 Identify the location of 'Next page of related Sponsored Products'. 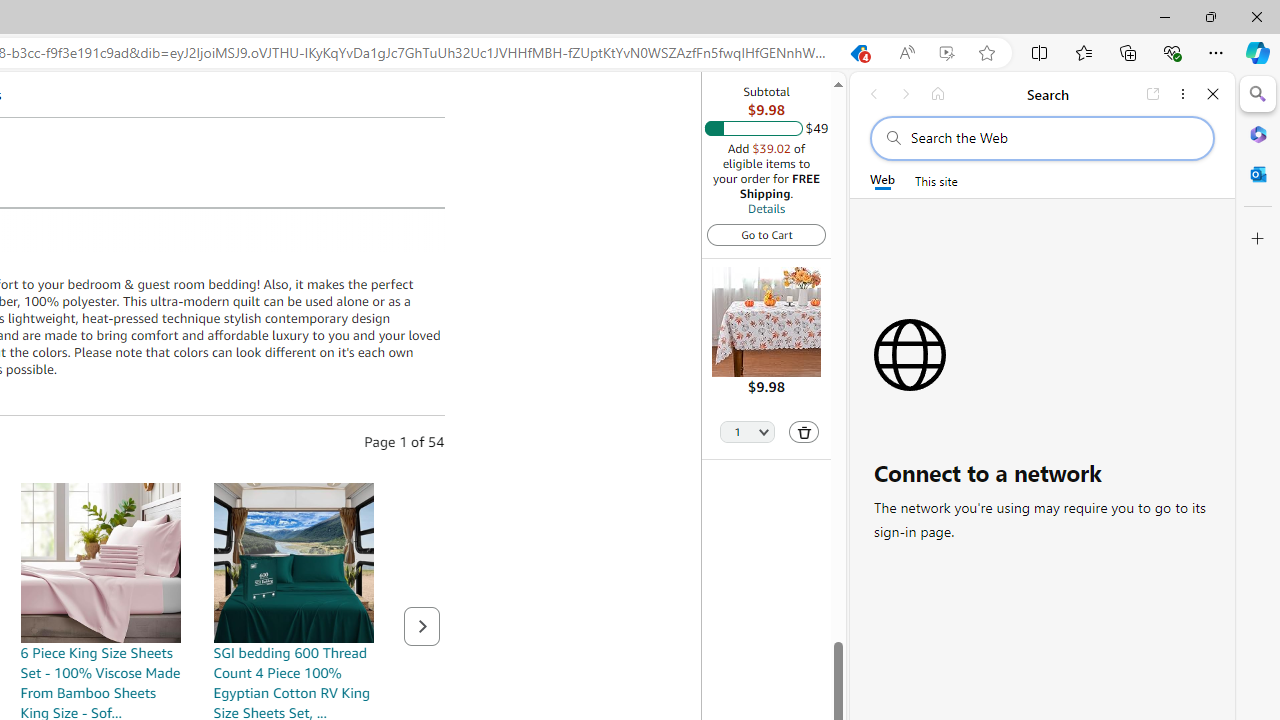
(420, 625).